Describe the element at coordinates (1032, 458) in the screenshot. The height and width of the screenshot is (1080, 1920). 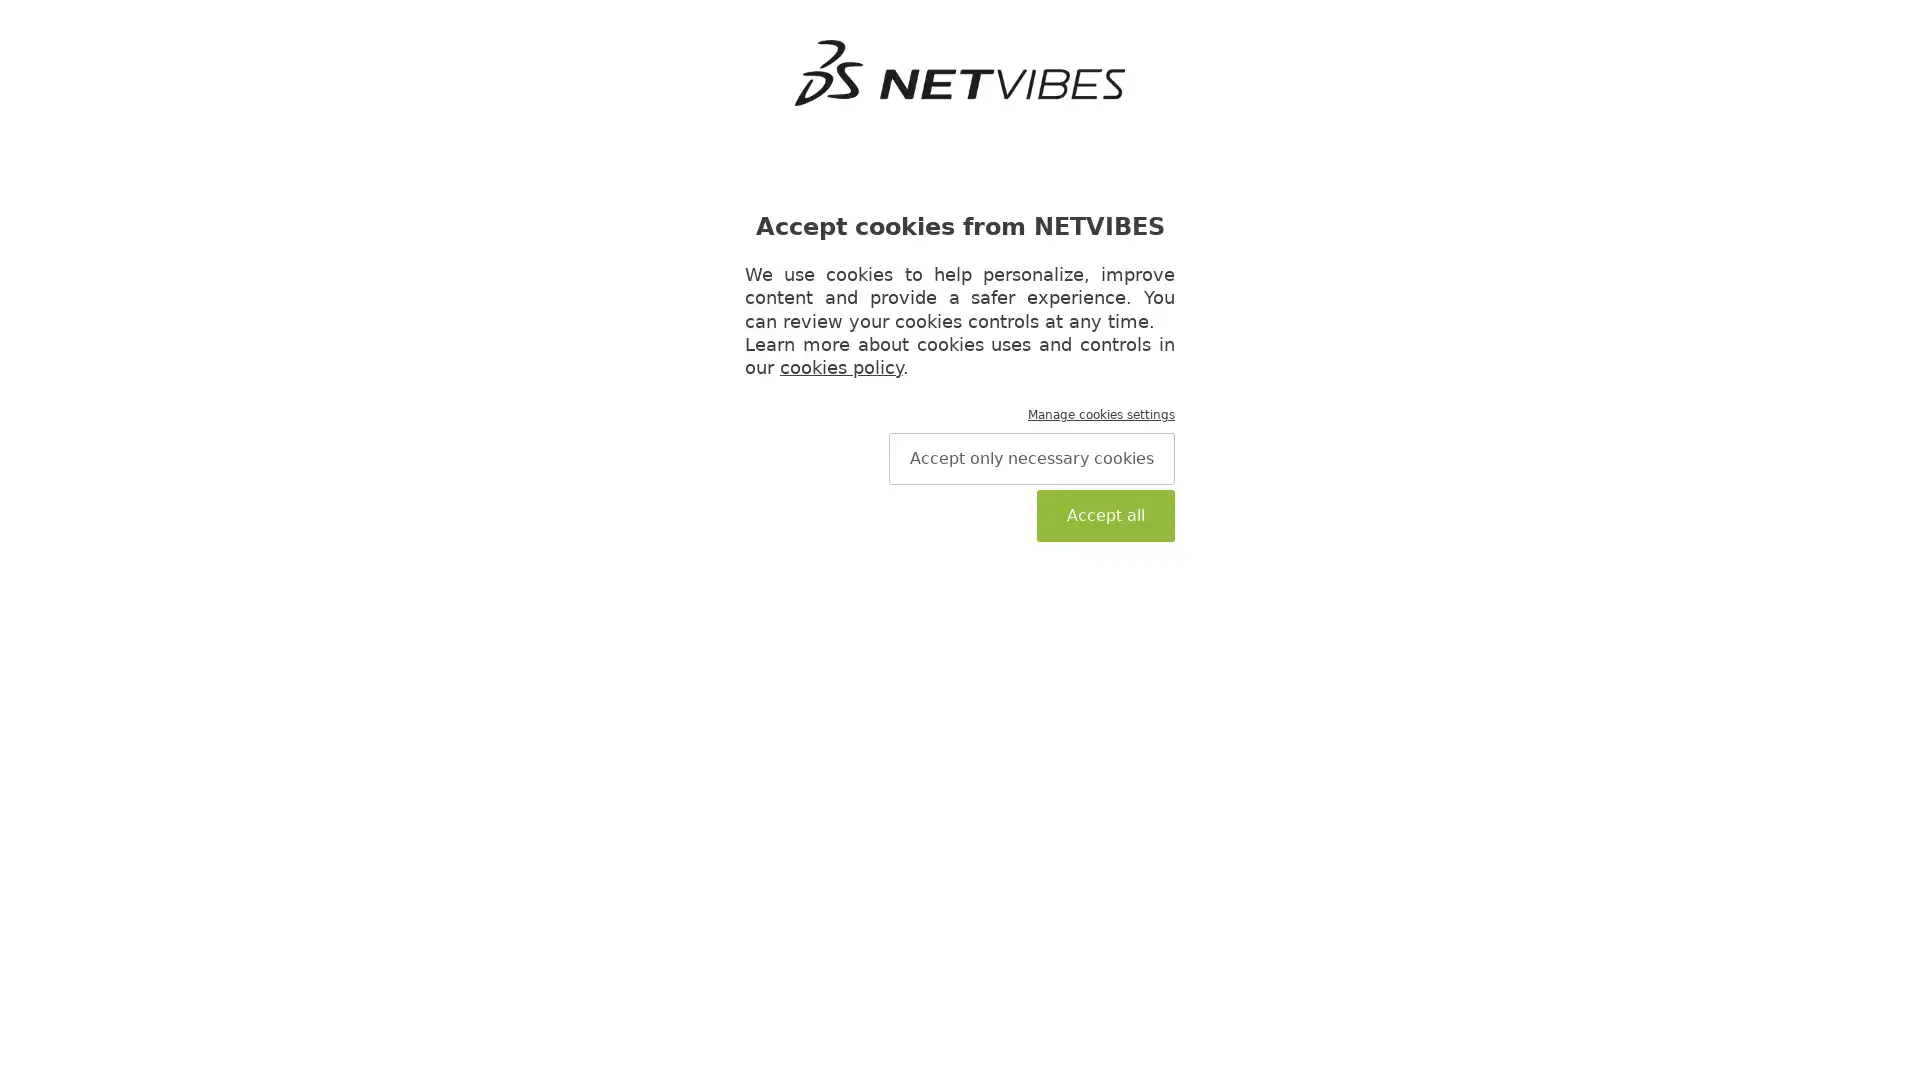
I see `Accept only necessary cookies` at that location.